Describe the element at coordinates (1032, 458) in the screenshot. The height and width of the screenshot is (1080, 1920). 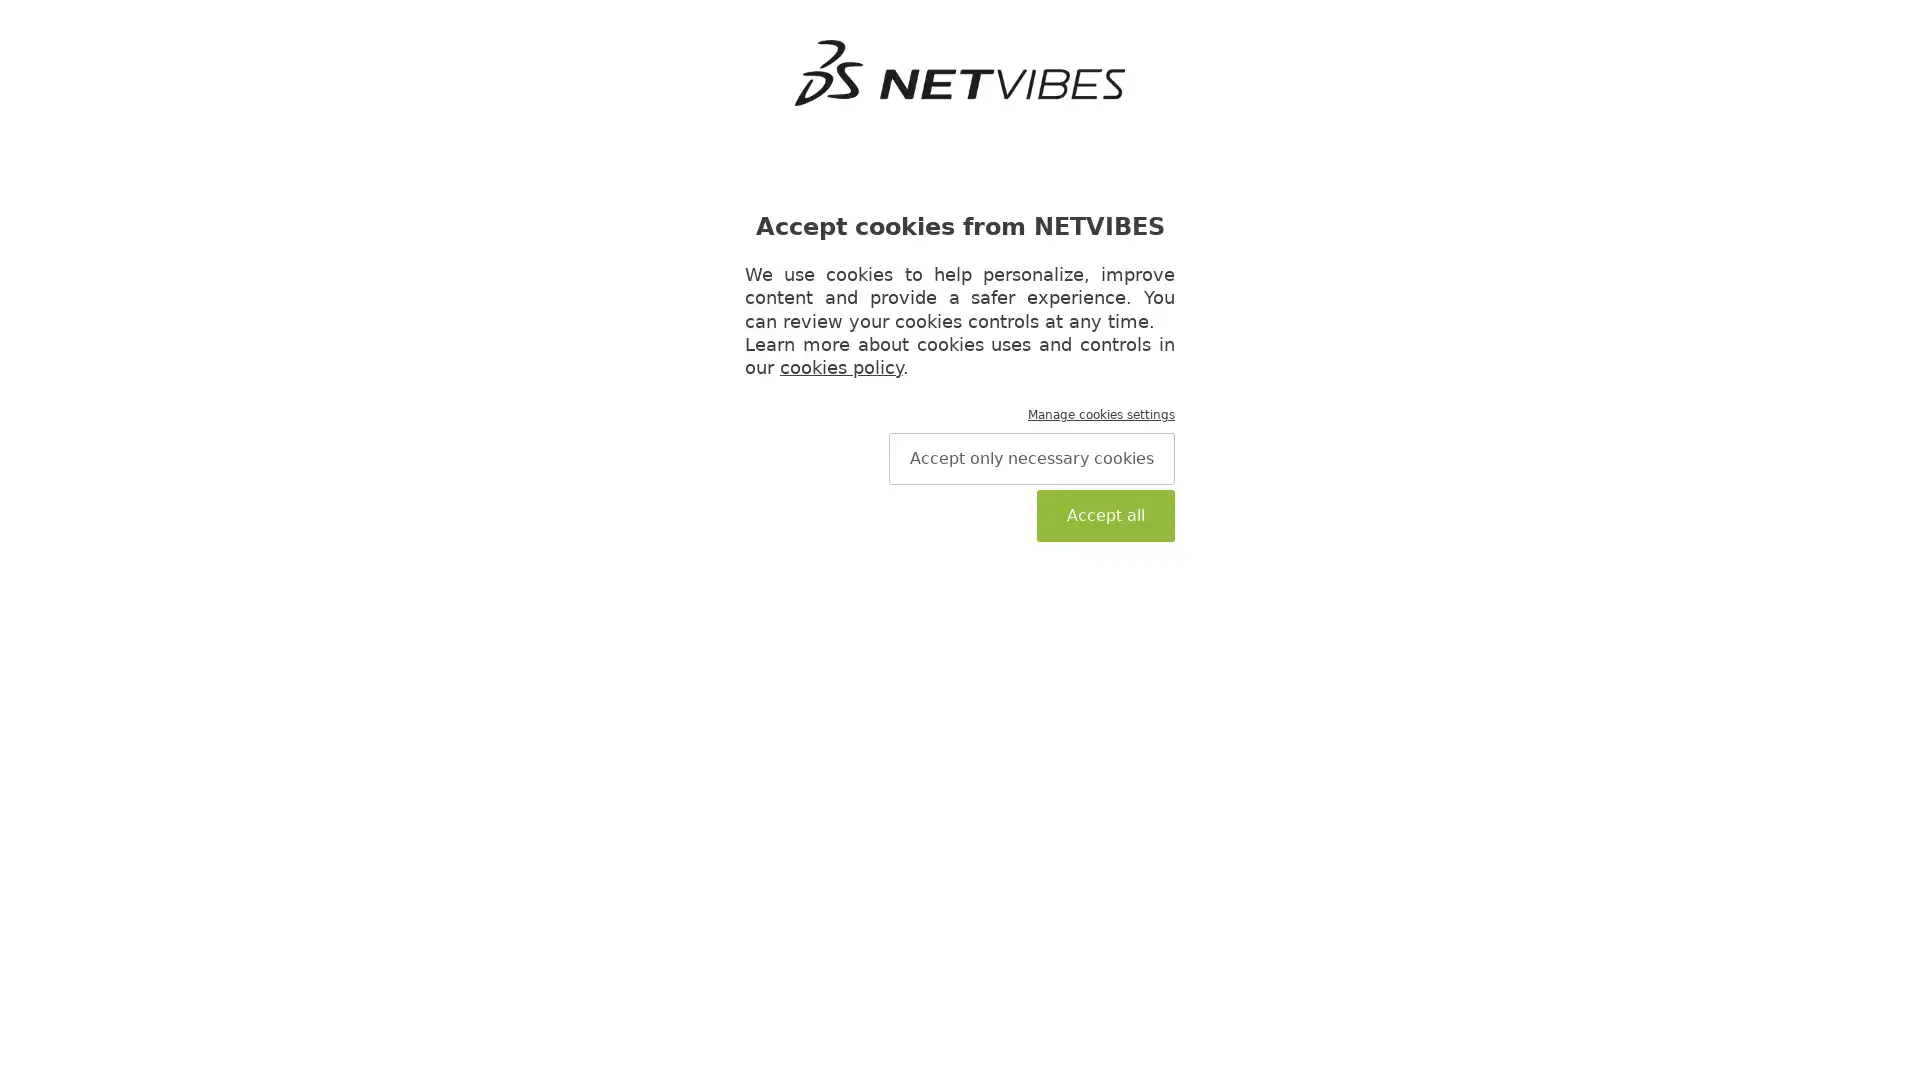
I see `Accept only necessary cookies` at that location.